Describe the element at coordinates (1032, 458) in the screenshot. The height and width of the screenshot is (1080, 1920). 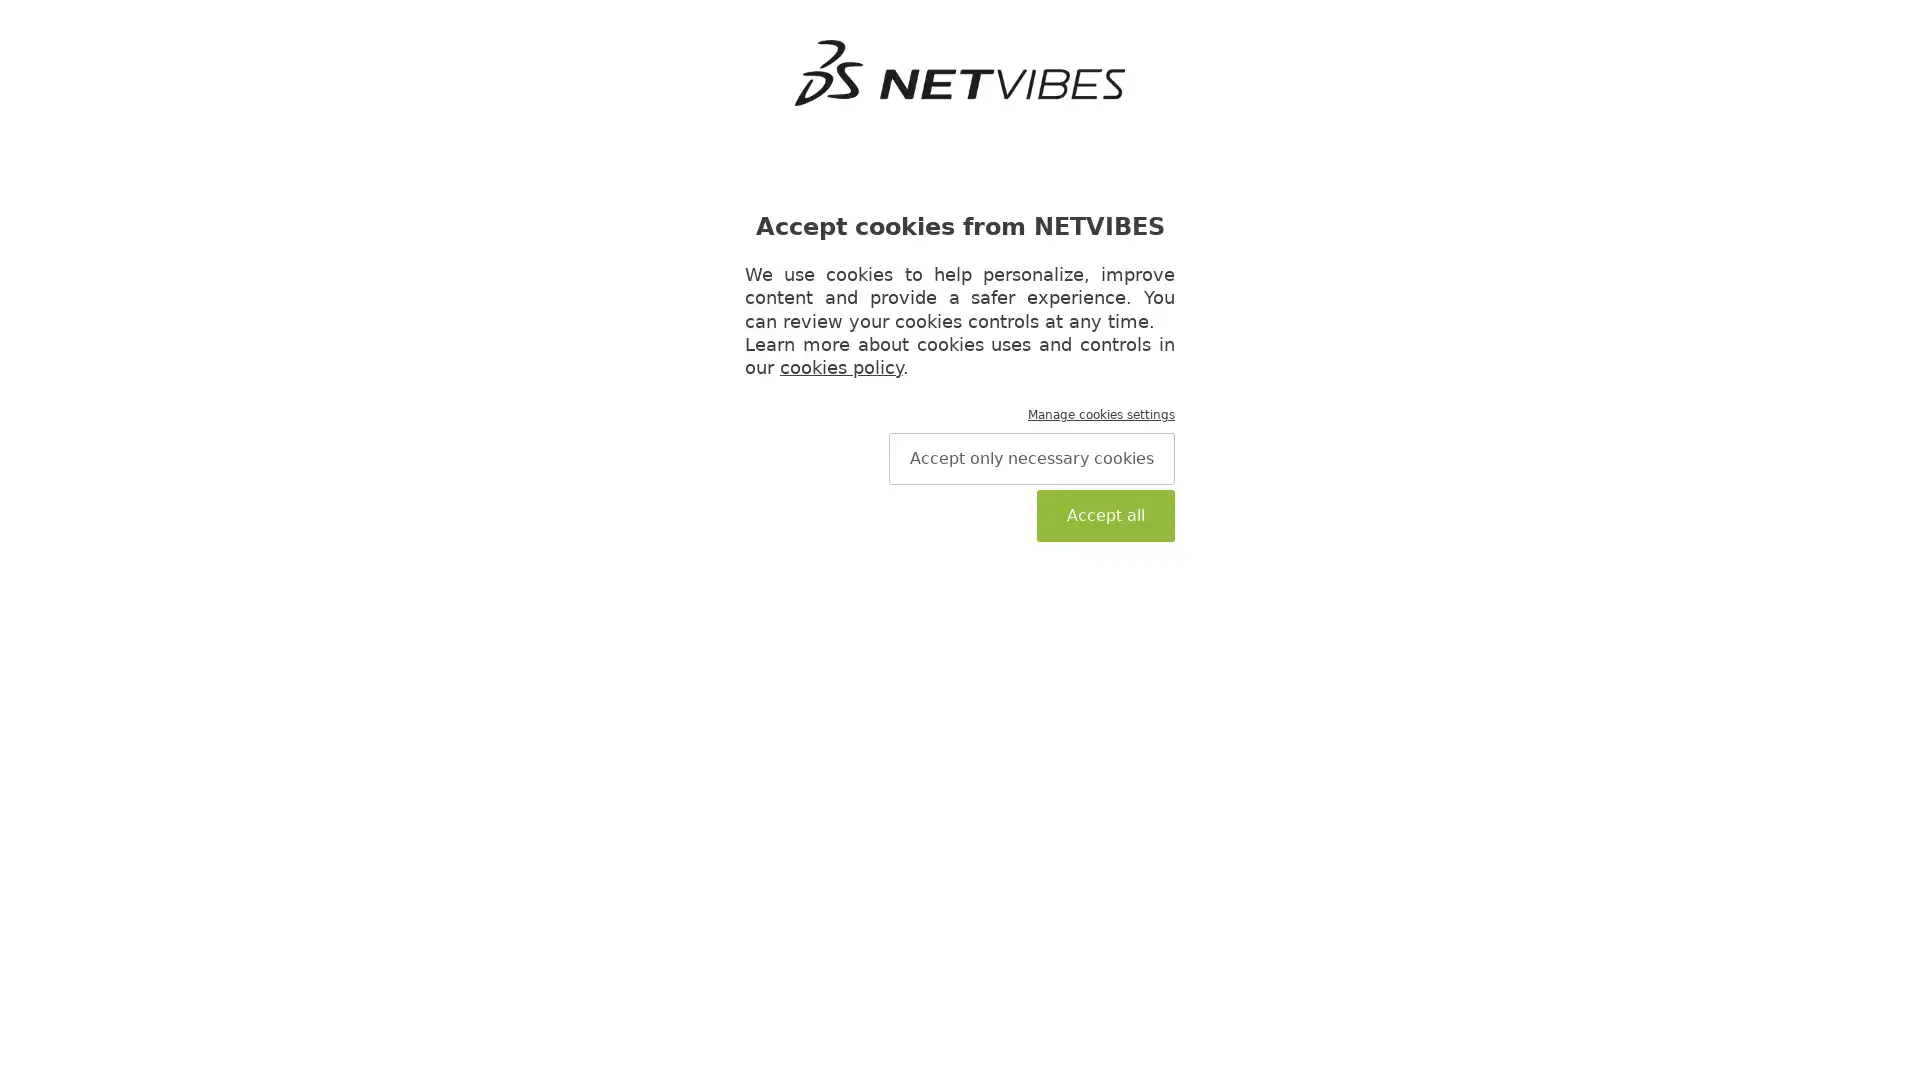
I see `Accept only necessary cookies` at that location.